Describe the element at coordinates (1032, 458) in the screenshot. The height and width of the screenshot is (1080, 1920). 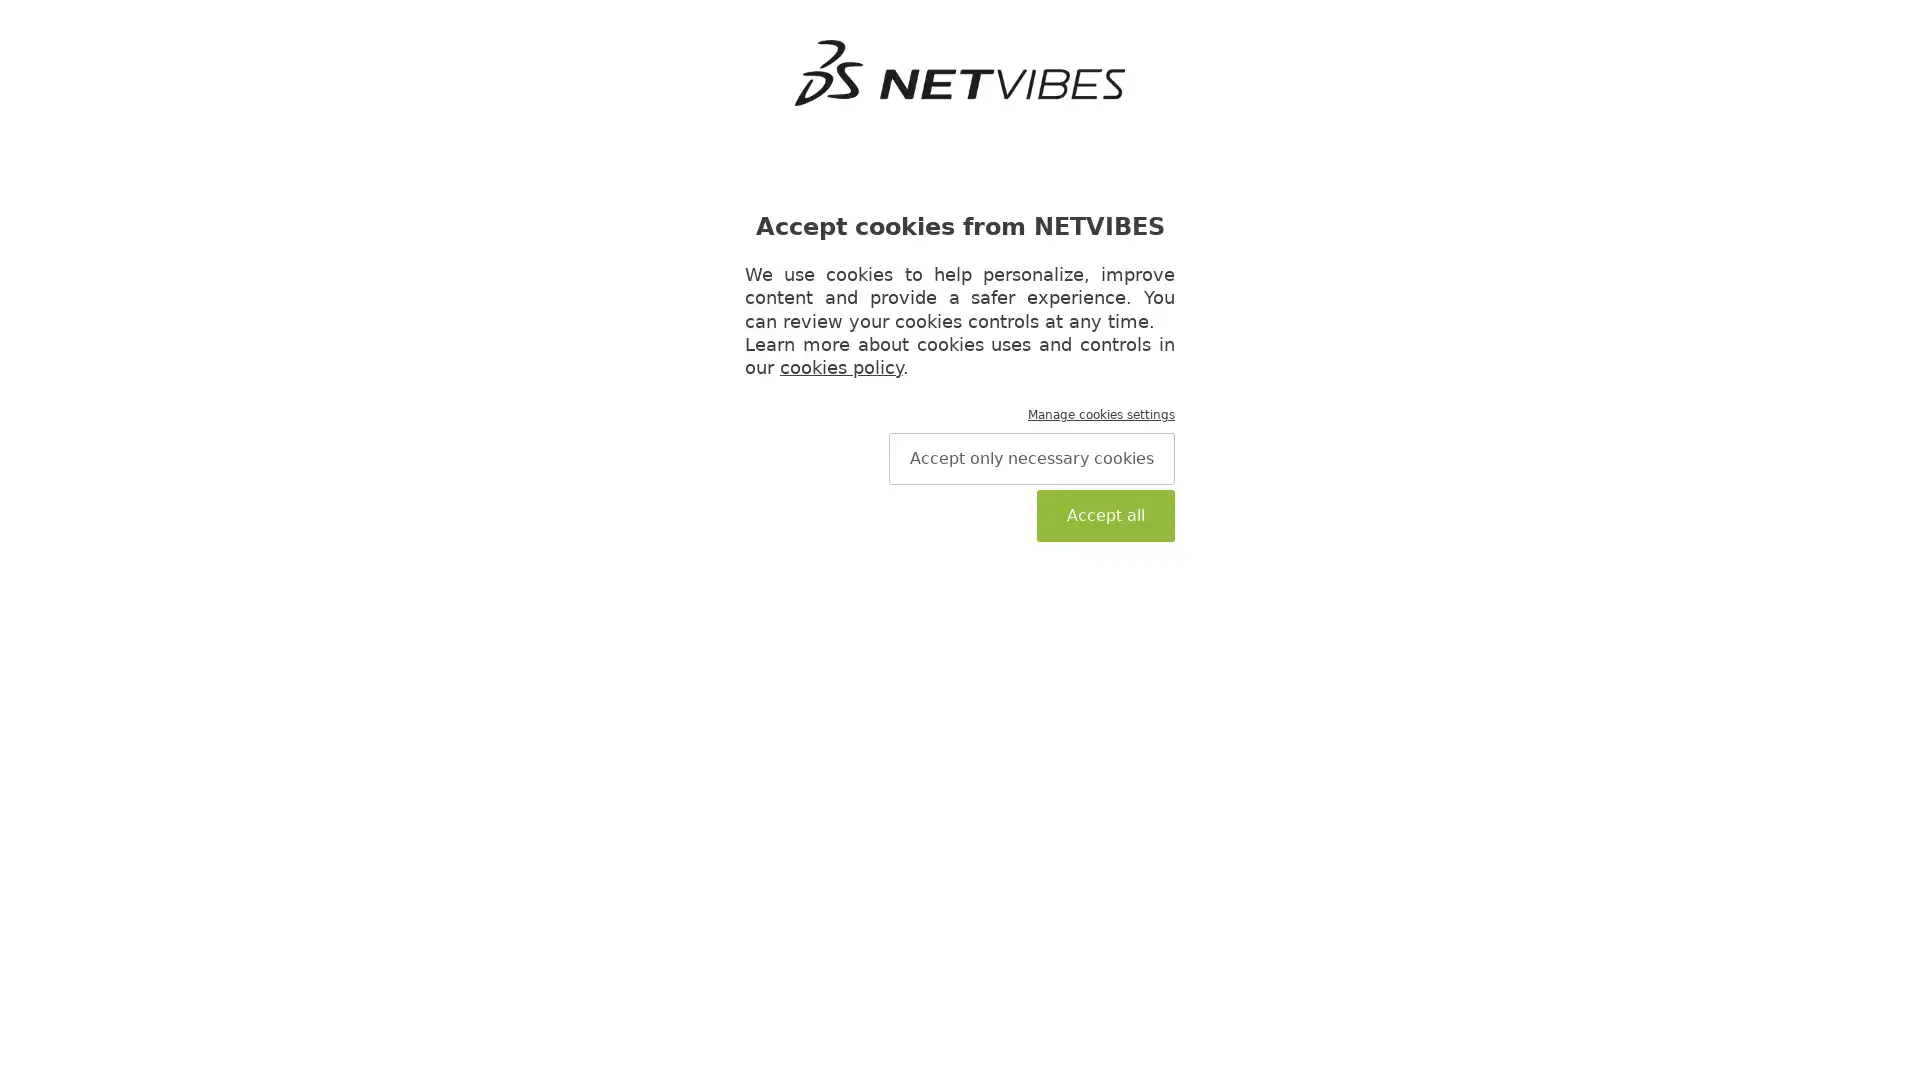
I see `Accept only necessary cookies` at that location.